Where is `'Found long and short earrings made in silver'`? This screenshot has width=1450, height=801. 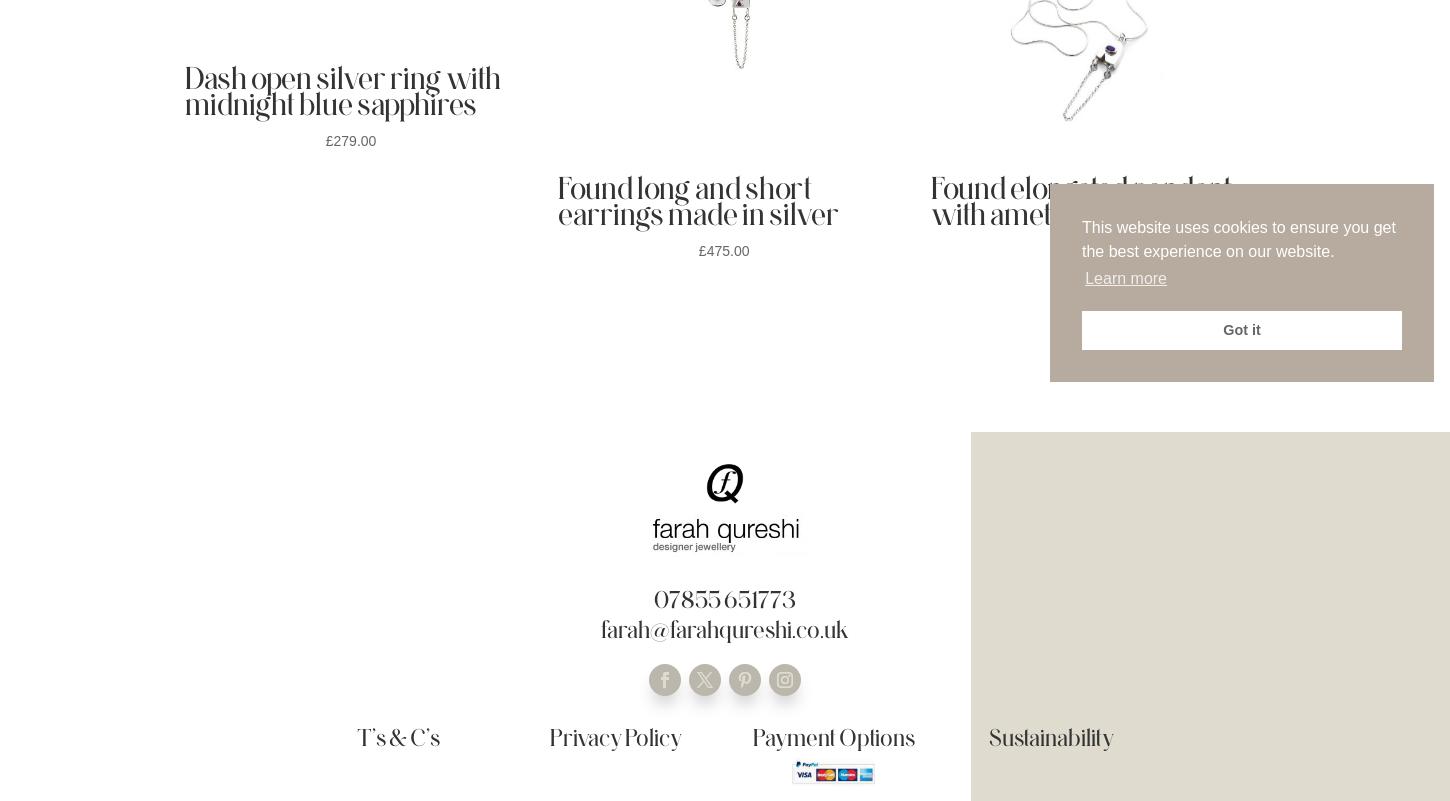
'Found long and short earrings made in silver' is located at coordinates (697, 199).